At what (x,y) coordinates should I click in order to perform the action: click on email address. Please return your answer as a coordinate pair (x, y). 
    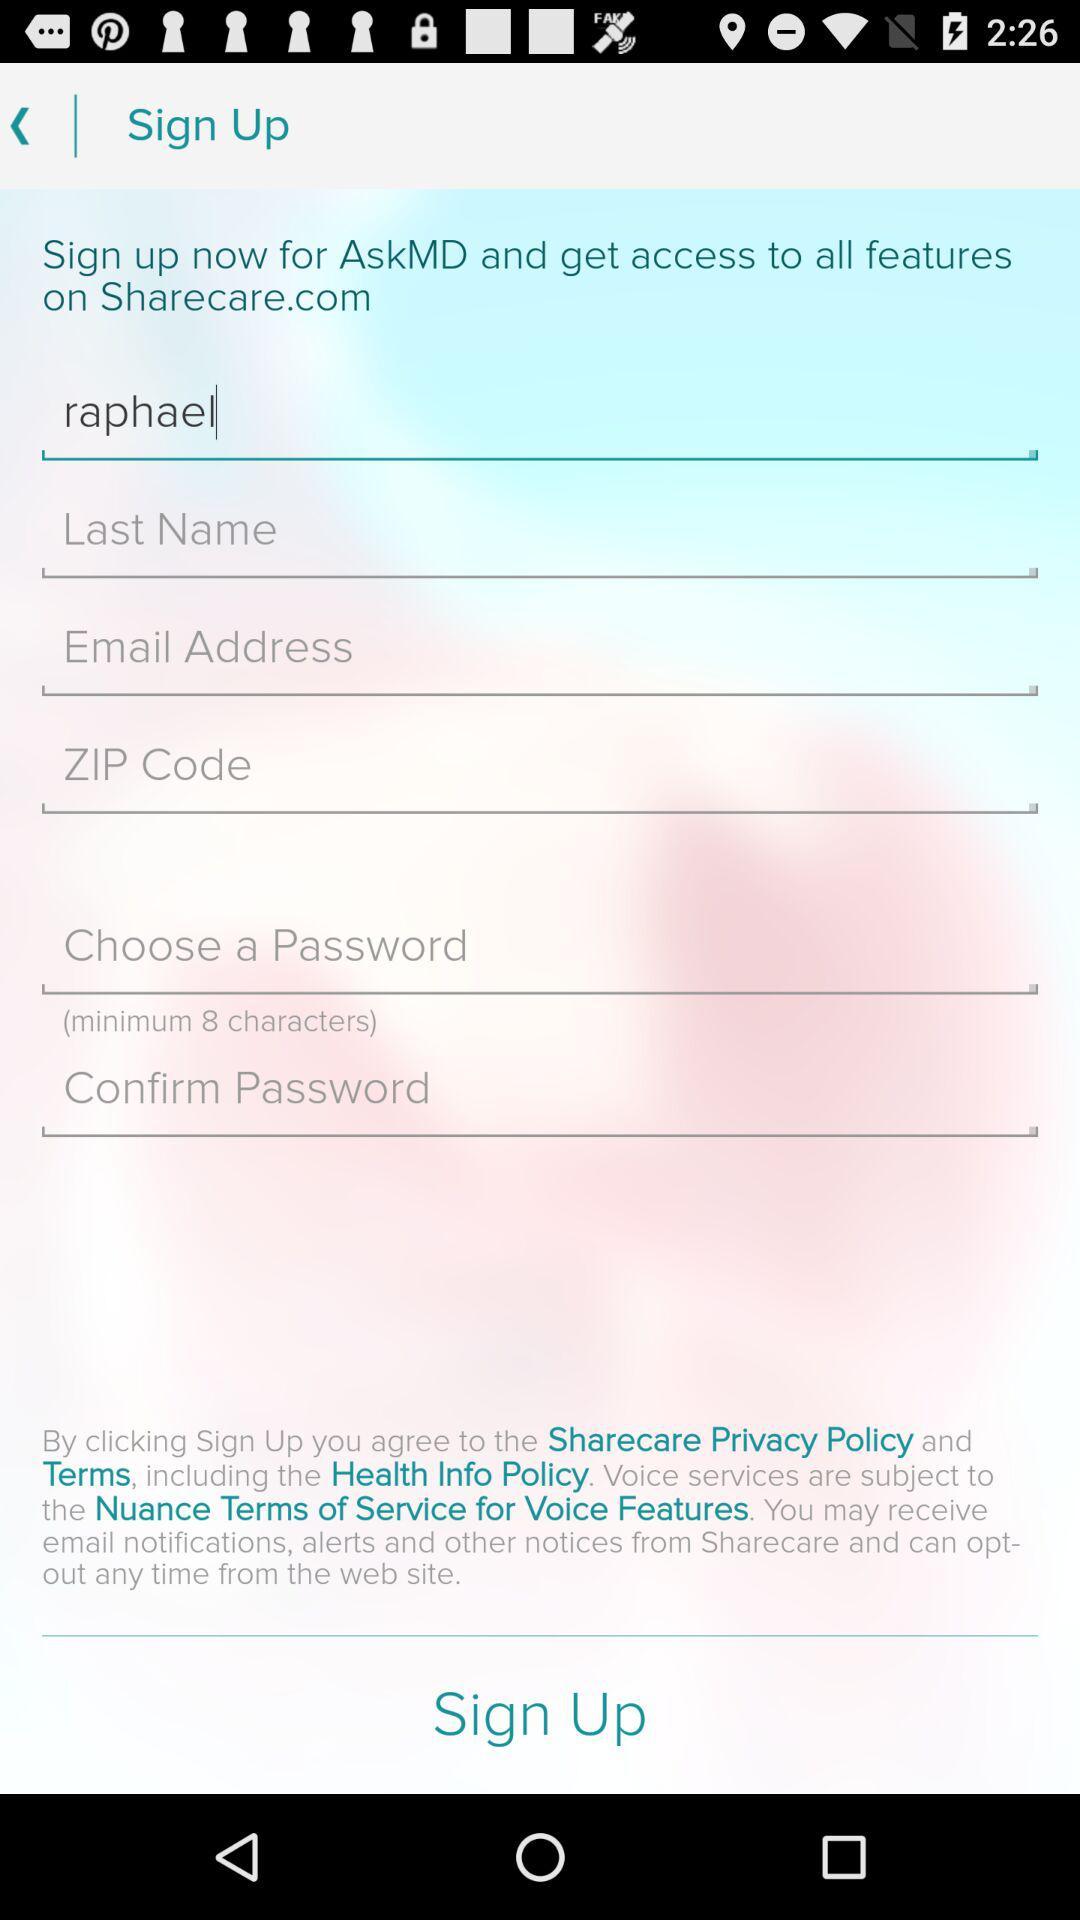
    Looking at the image, I should click on (540, 647).